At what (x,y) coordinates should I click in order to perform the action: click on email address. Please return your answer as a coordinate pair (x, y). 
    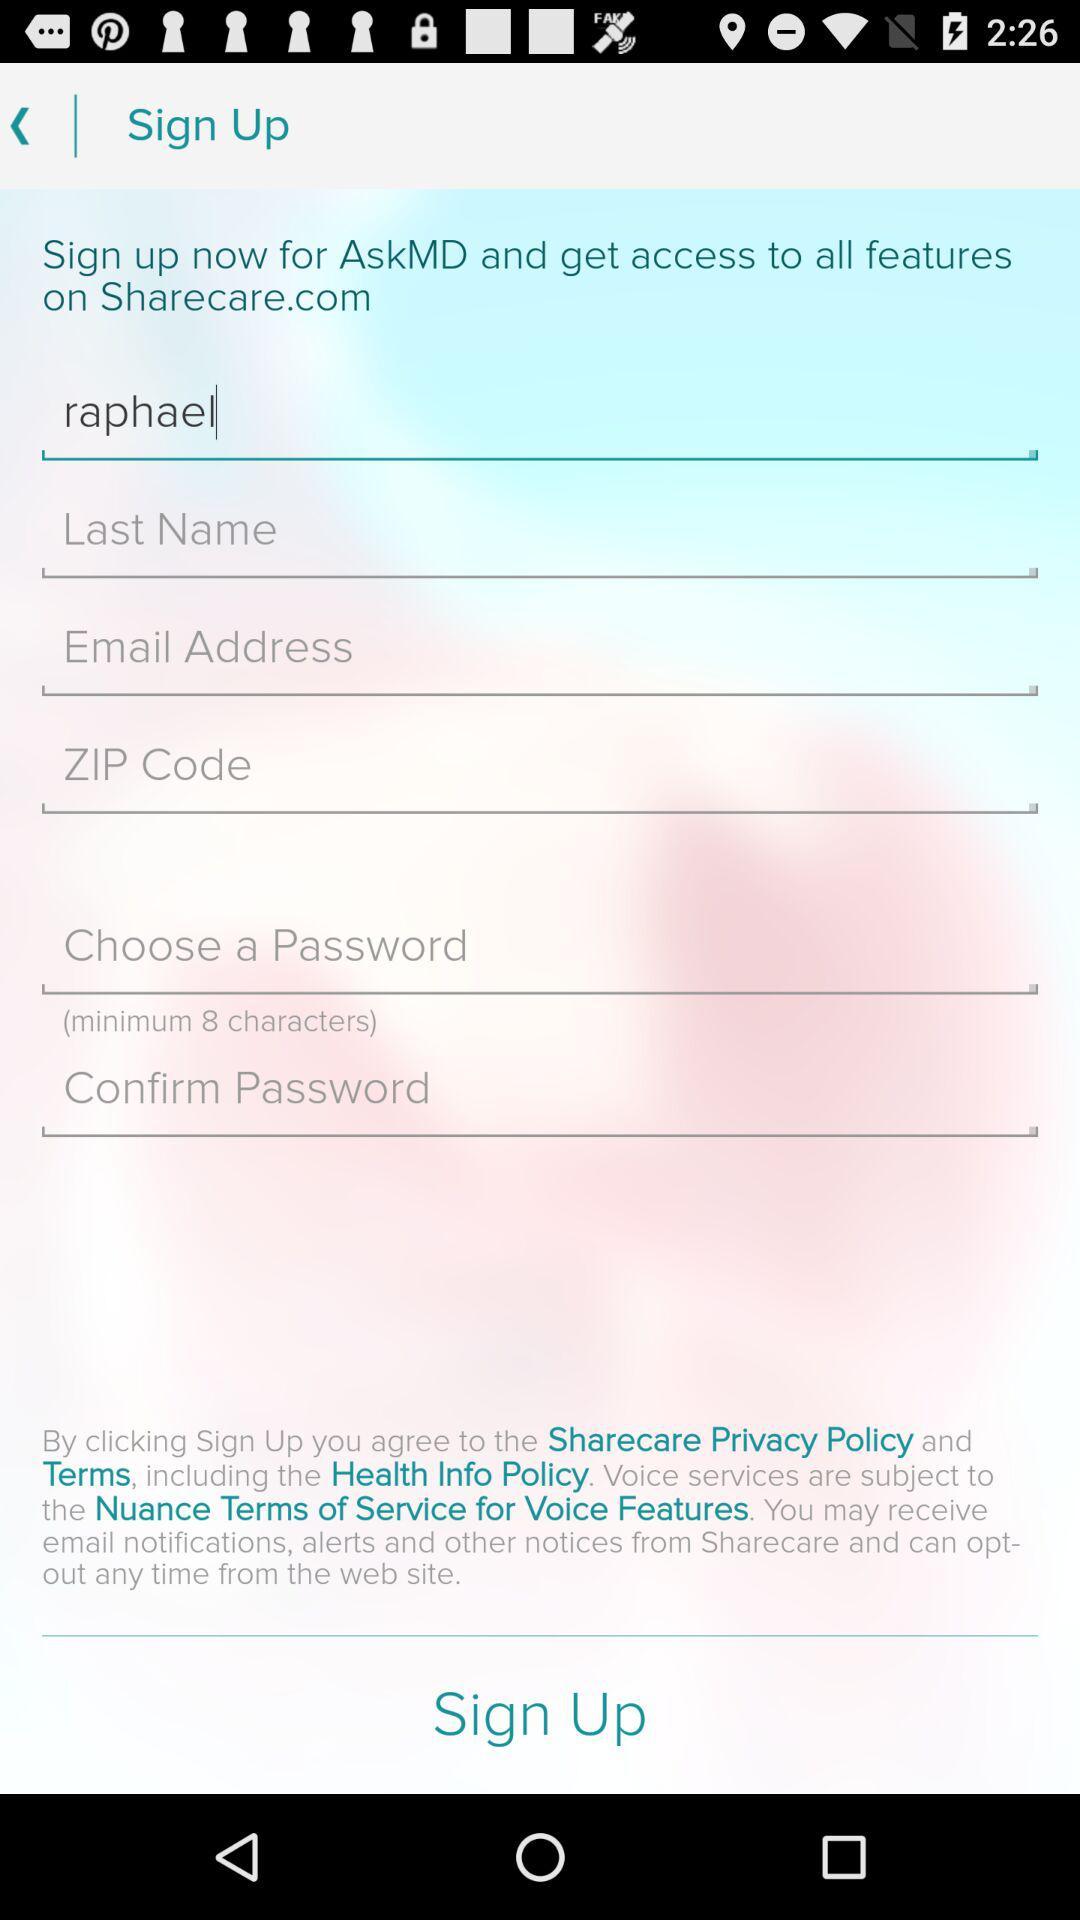
    Looking at the image, I should click on (540, 647).